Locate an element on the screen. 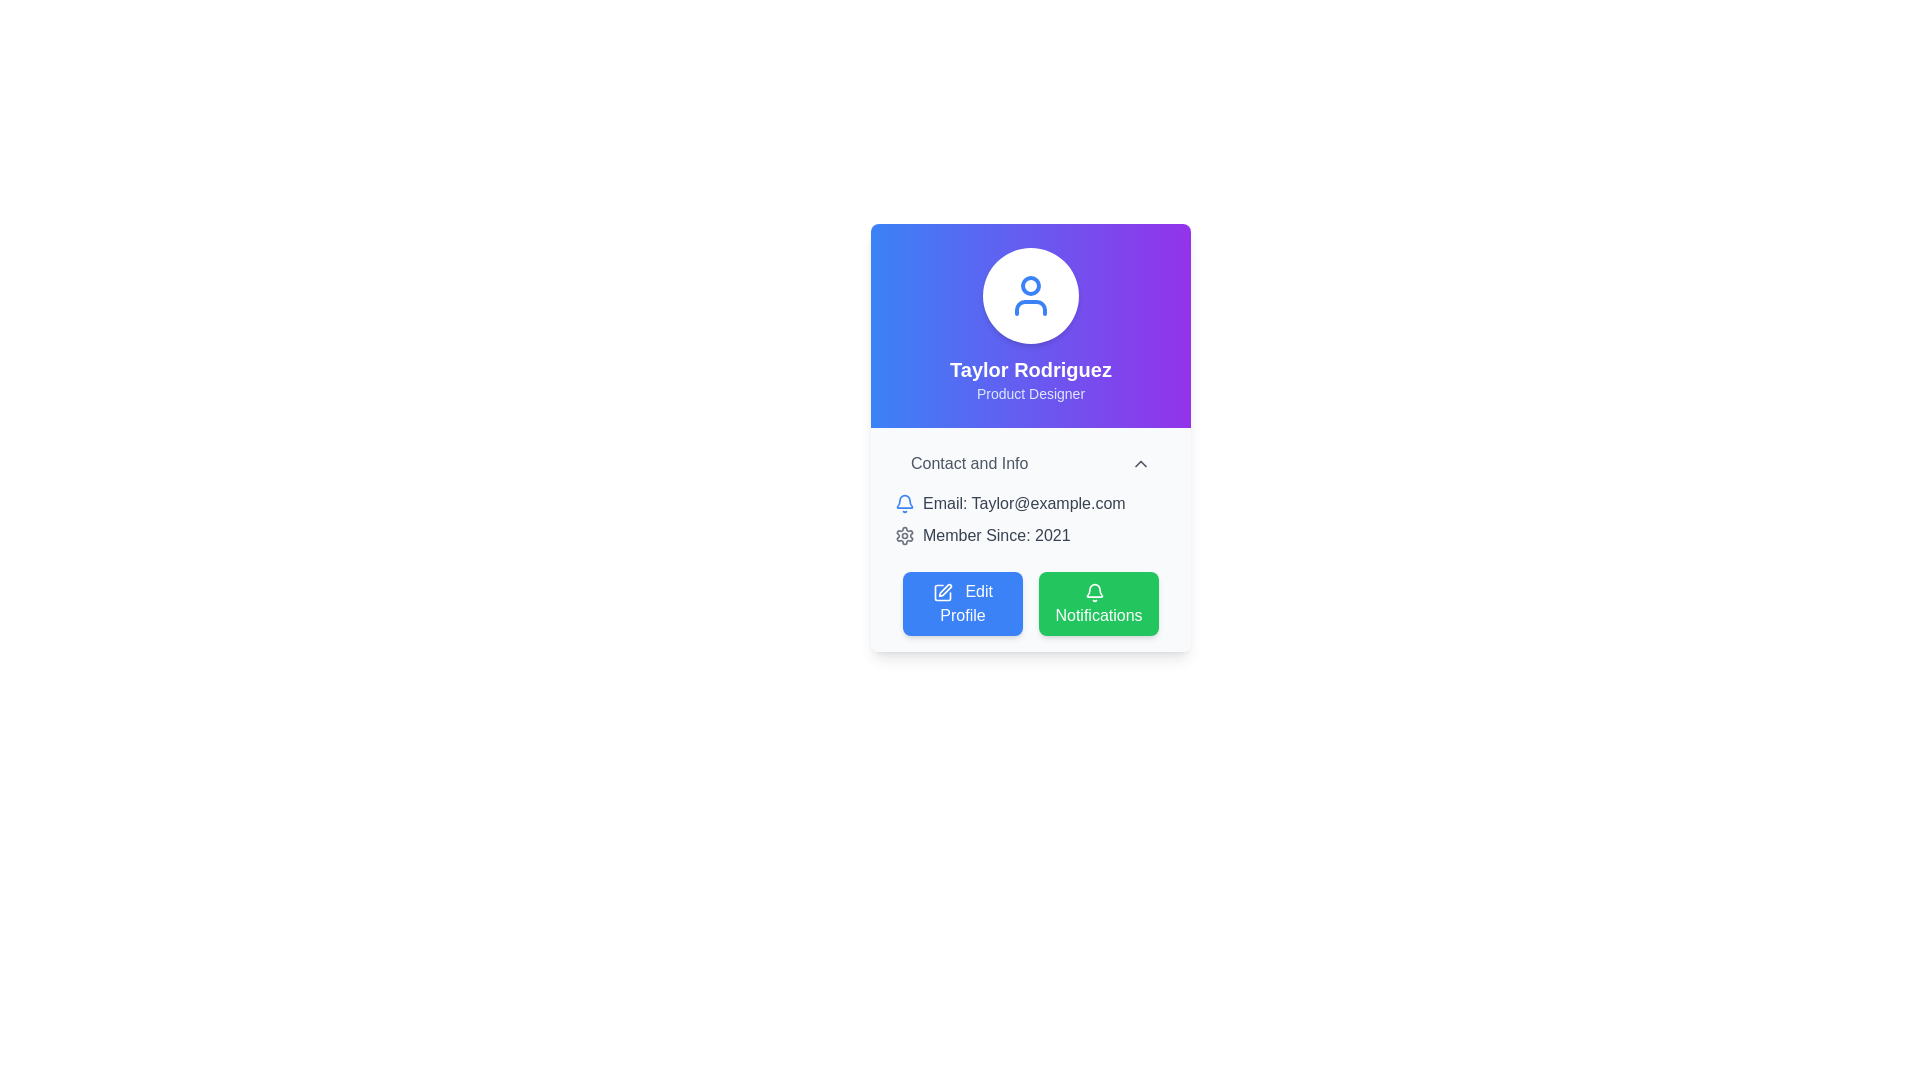 Image resolution: width=1920 pixels, height=1080 pixels. the small pen-like icon used for editing, located next to the 'Edit Profile' button is located at coordinates (944, 589).